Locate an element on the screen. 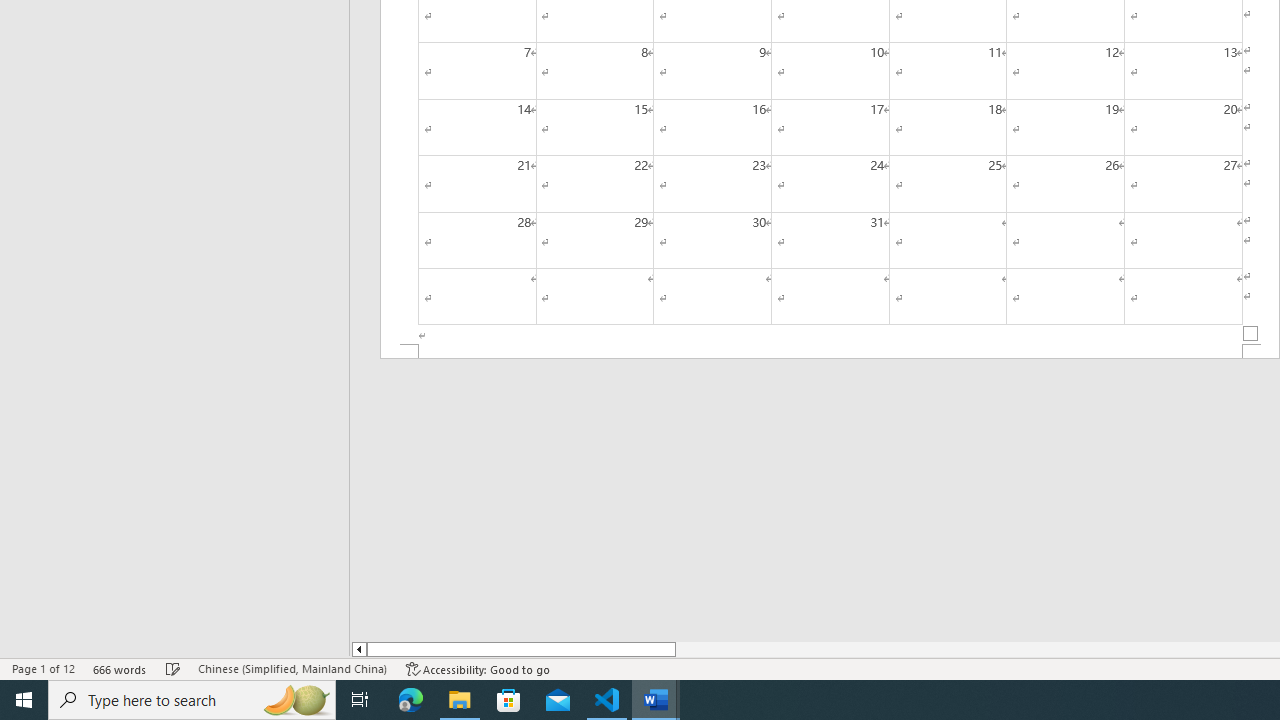 The image size is (1280, 720). 'Accessibility Checker Accessibility: Good to go' is located at coordinates (477, 669).